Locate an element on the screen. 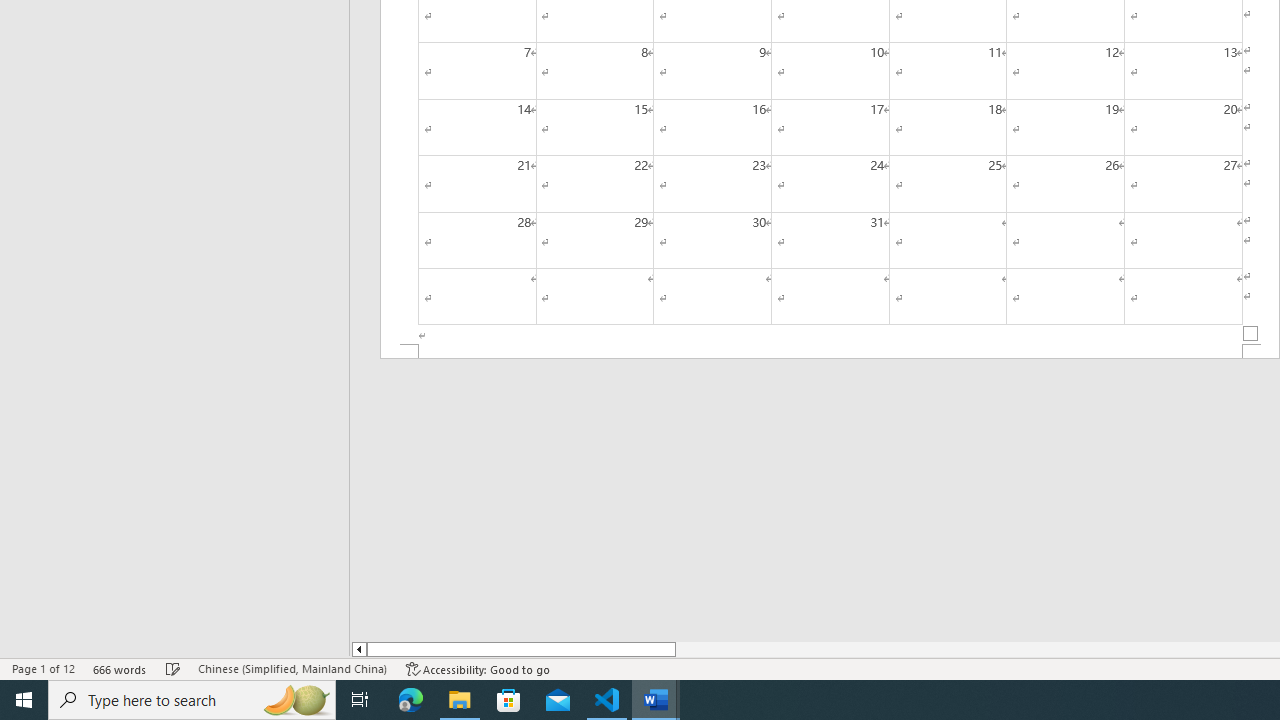 The image size is (1280, 720). 'Accessibility Checker Accessibility: Good to go' is located at coordinates (477, 669).